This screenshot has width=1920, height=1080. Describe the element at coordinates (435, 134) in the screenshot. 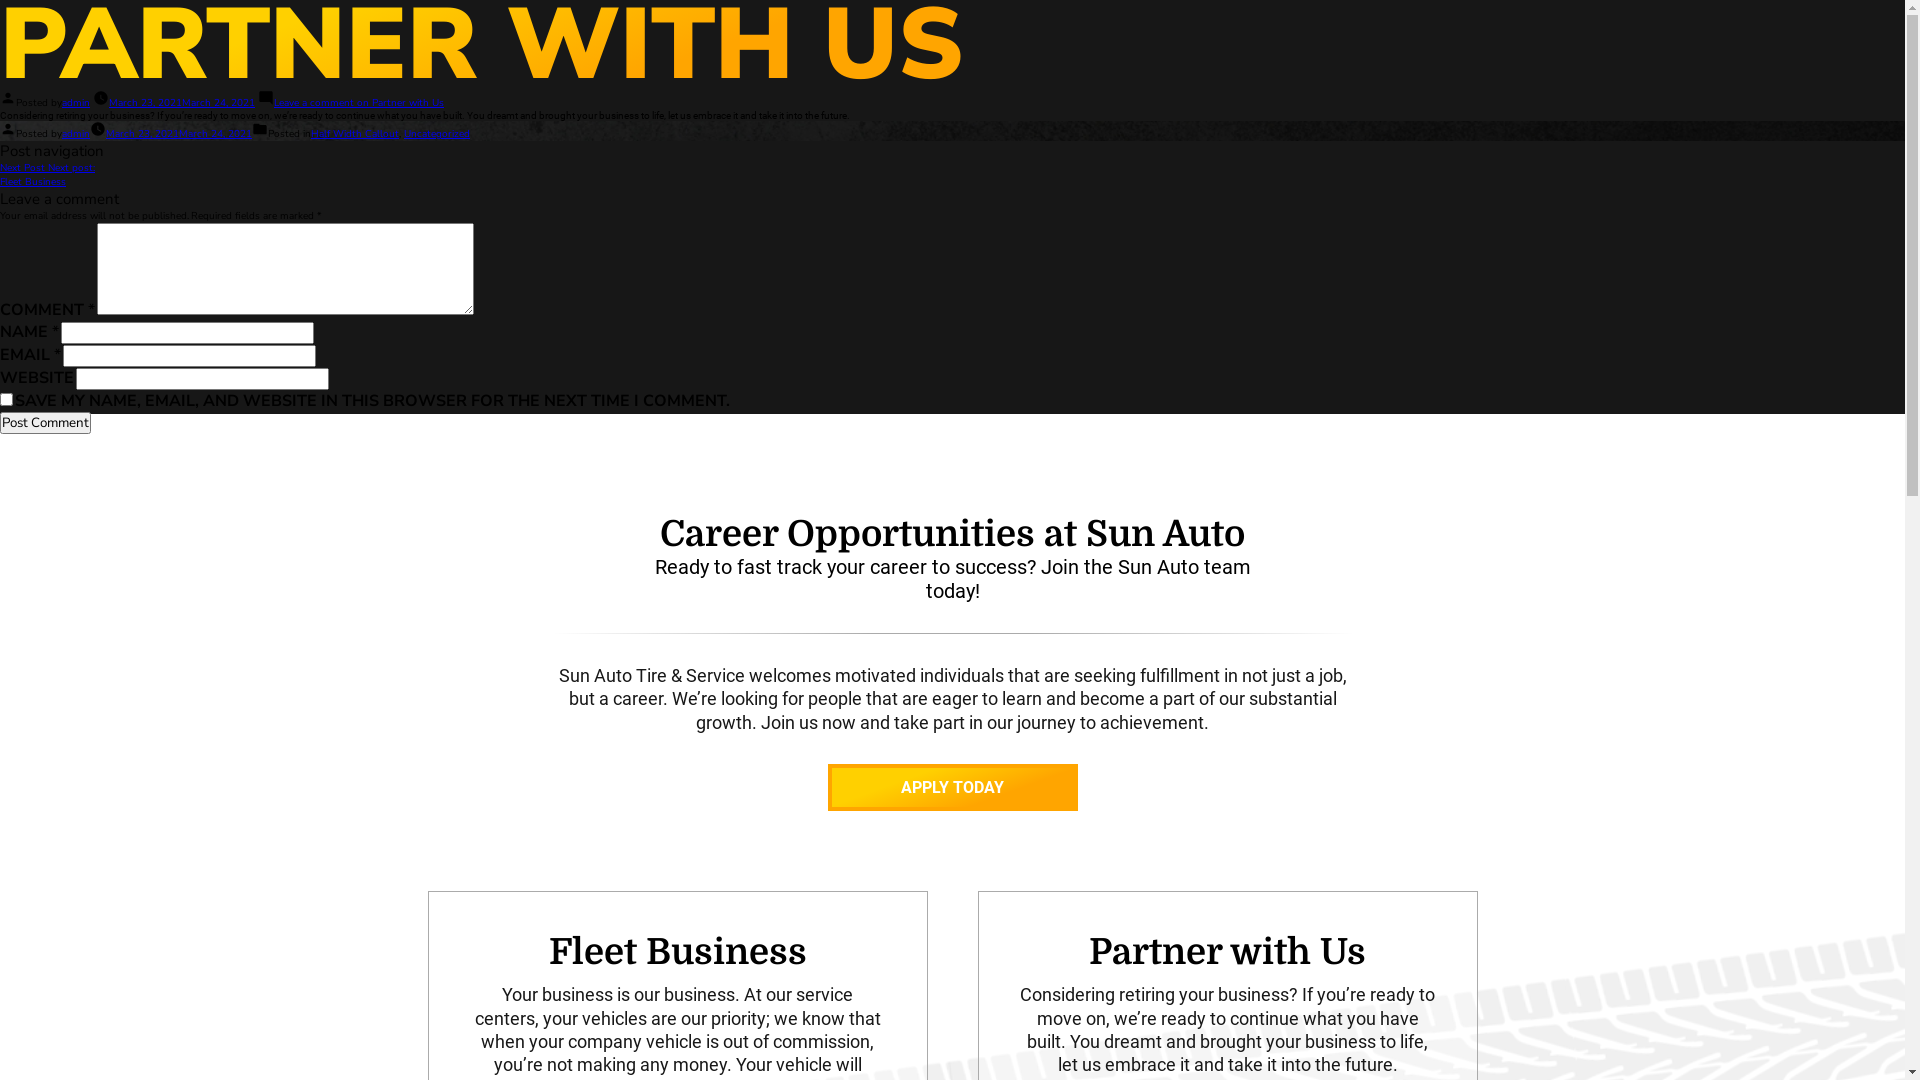

I see `'Uncategorized'` at that location.